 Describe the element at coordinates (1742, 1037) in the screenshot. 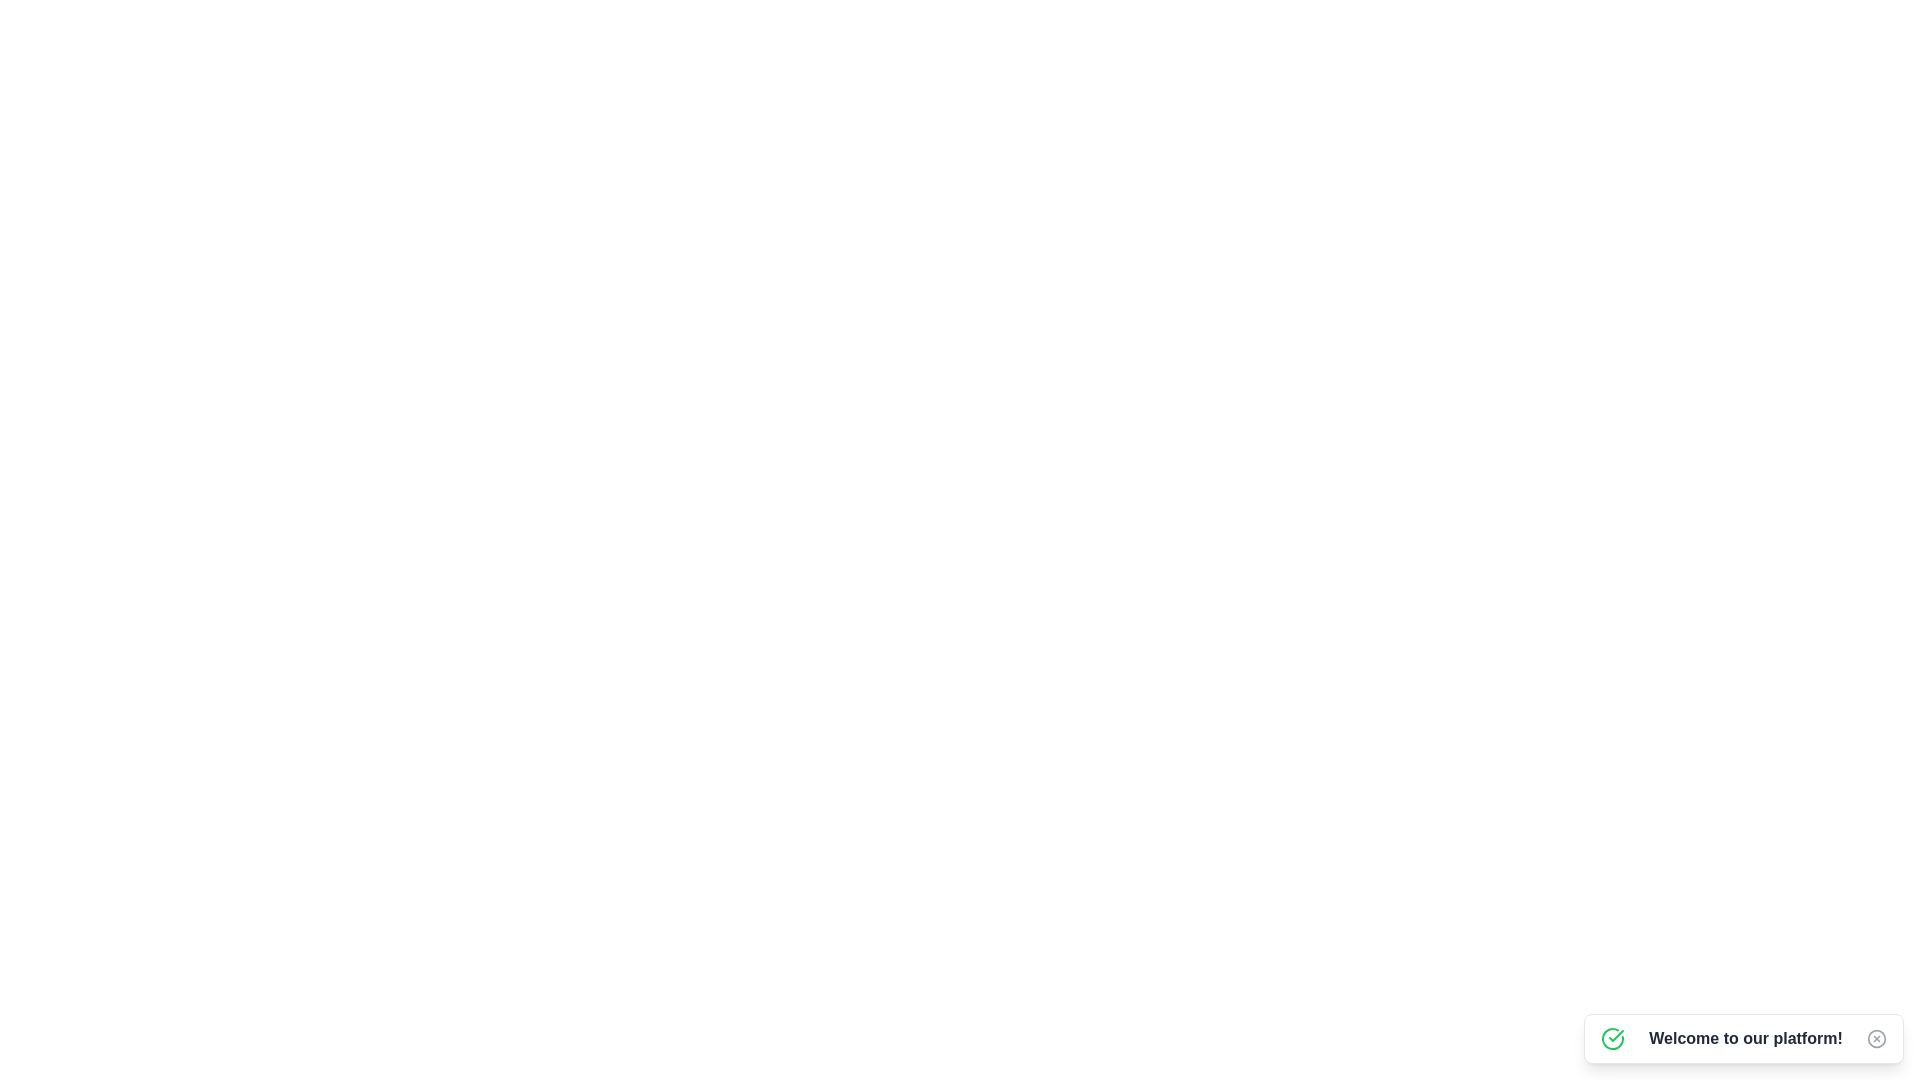

I see `the Notification card located at the bottom-right corner of the interface` at that location.